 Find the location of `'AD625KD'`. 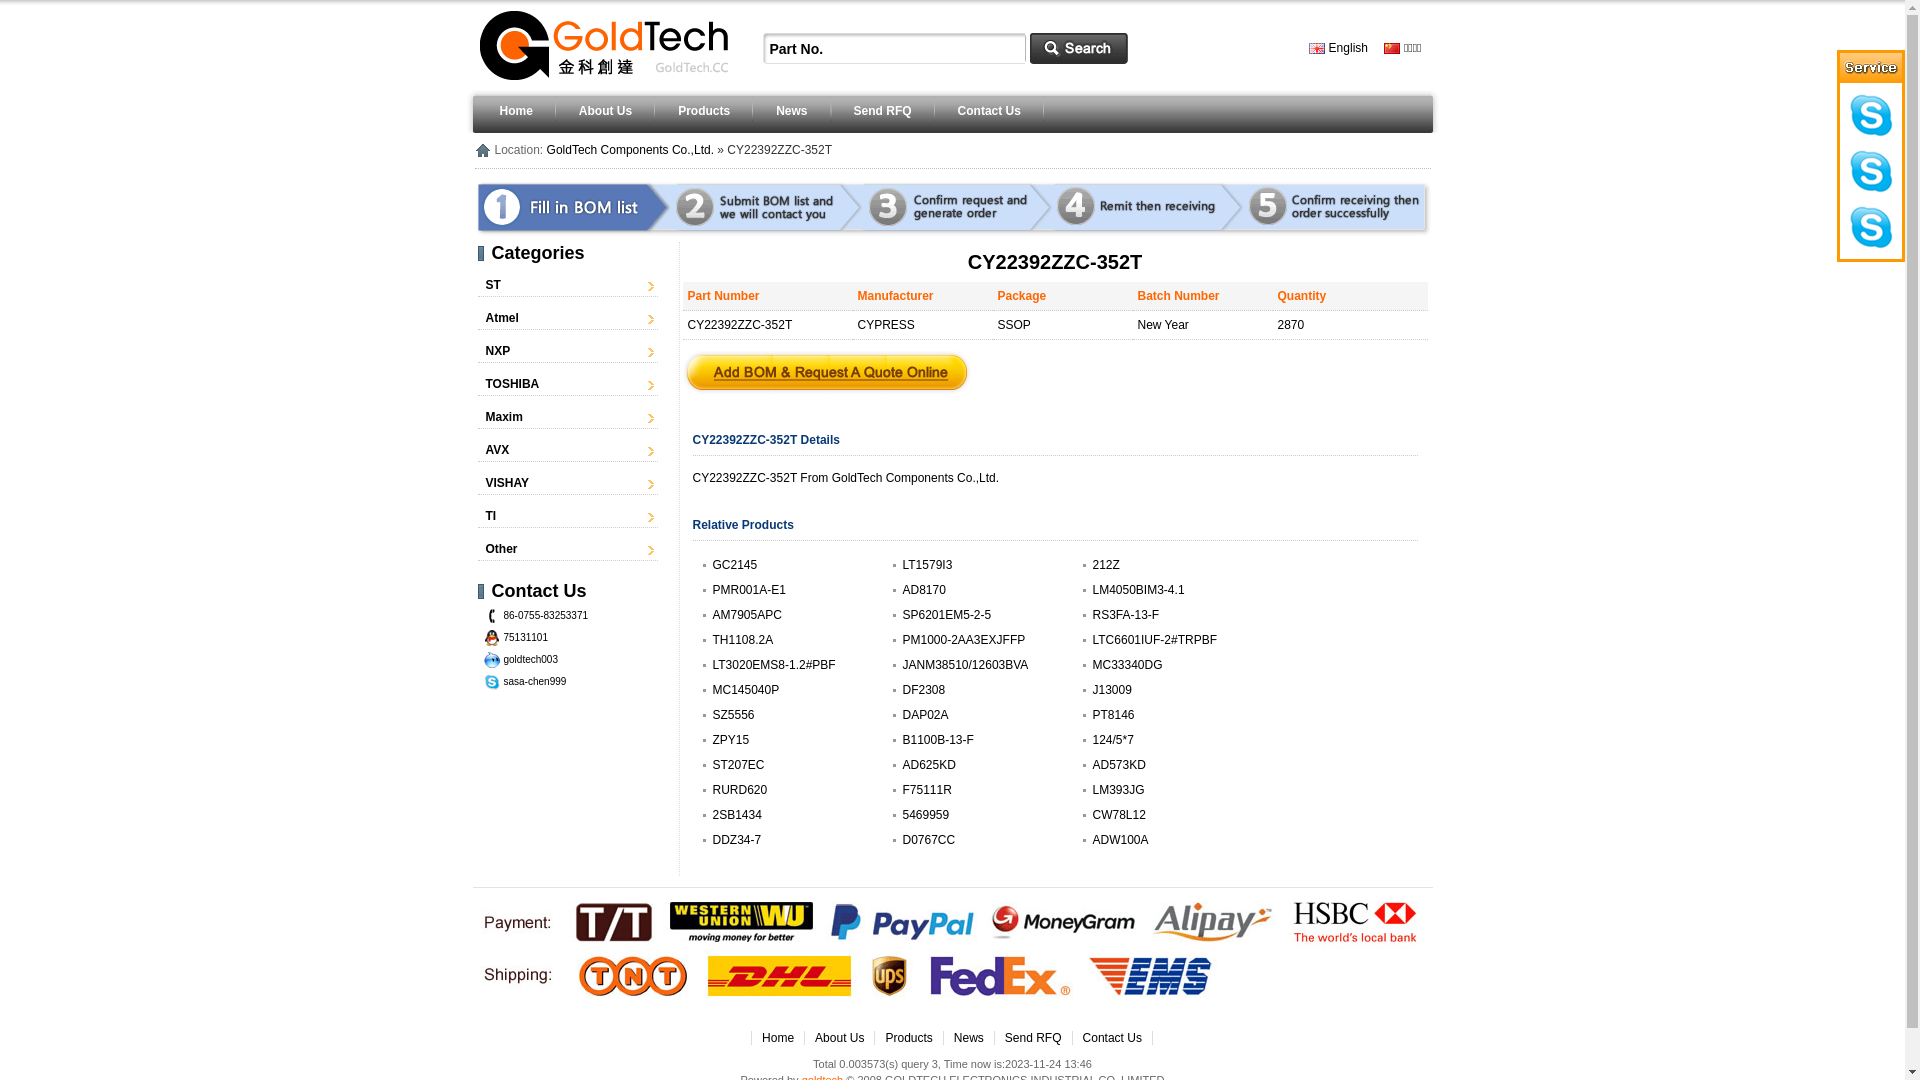

'AD625KD' is located at coordinates (901, 764).